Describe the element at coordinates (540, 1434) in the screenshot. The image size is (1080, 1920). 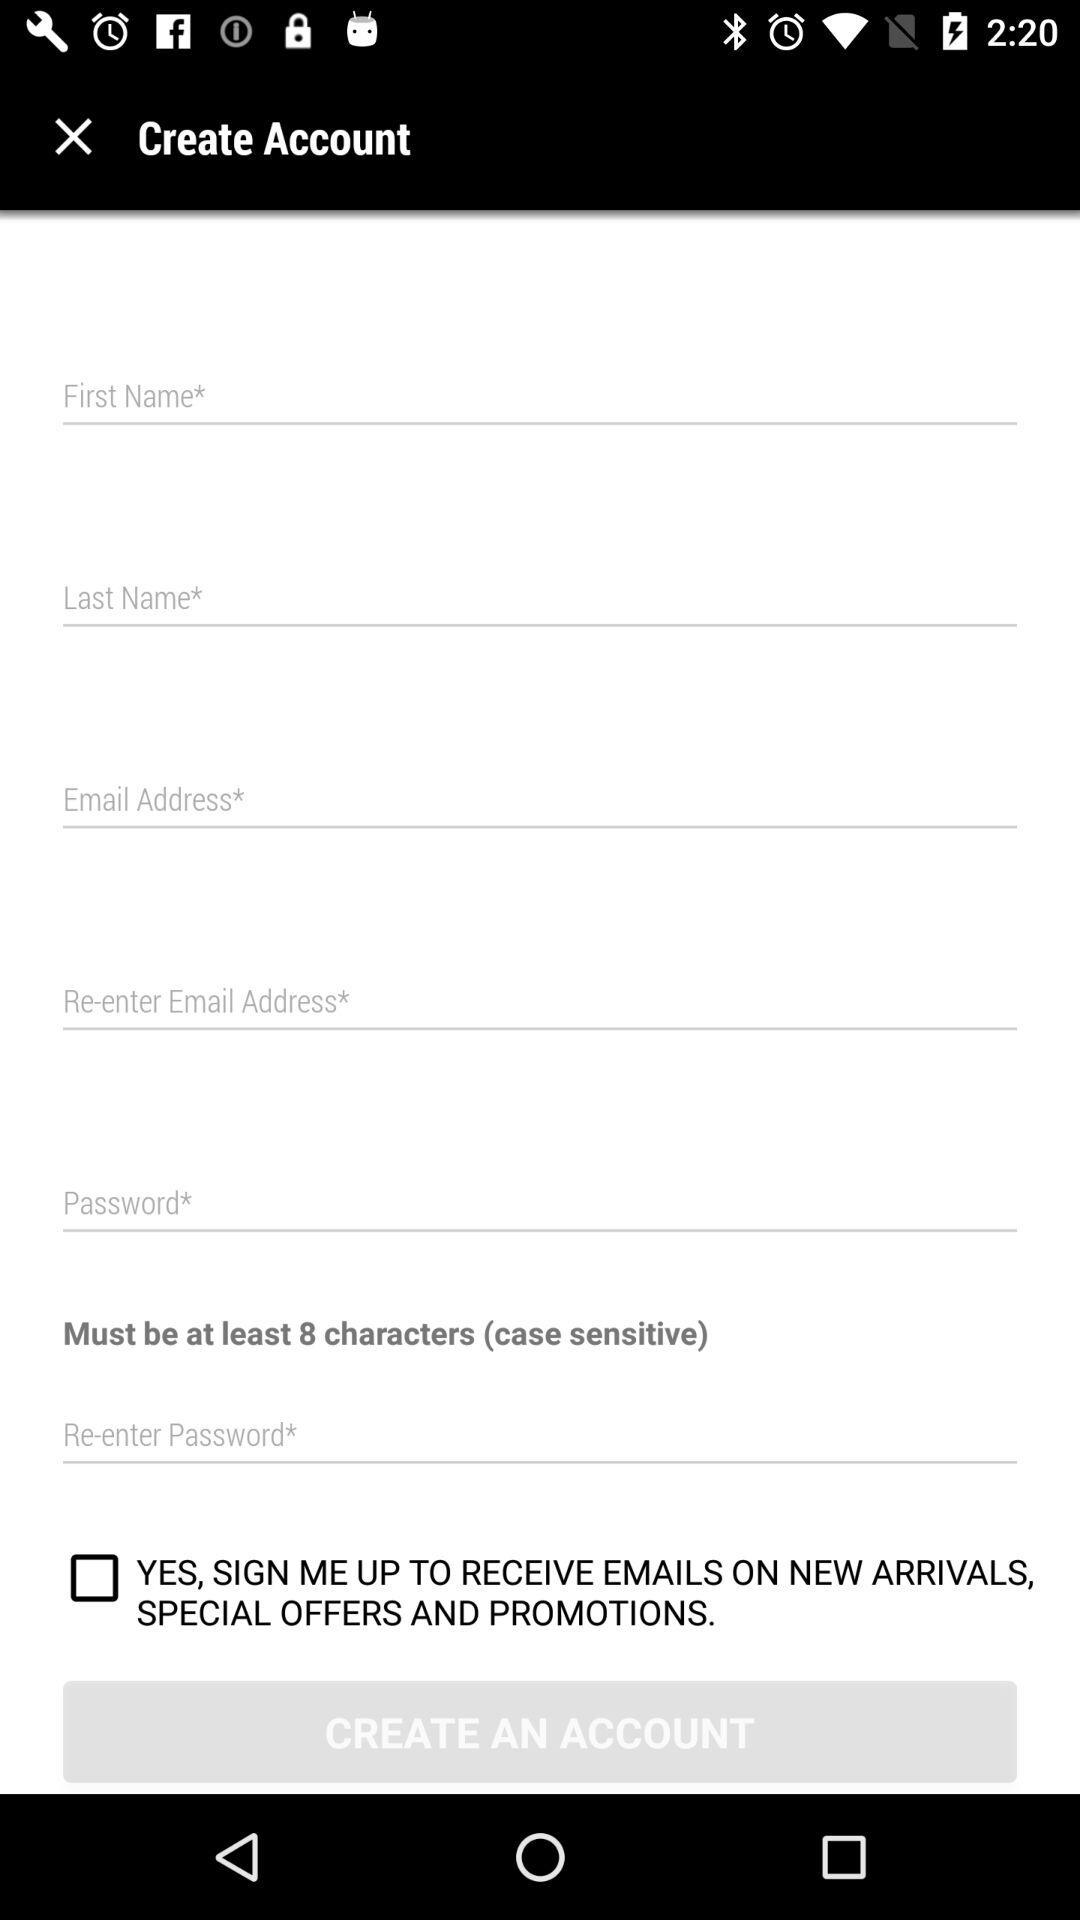
I see `icon below the must be at item` at that location.